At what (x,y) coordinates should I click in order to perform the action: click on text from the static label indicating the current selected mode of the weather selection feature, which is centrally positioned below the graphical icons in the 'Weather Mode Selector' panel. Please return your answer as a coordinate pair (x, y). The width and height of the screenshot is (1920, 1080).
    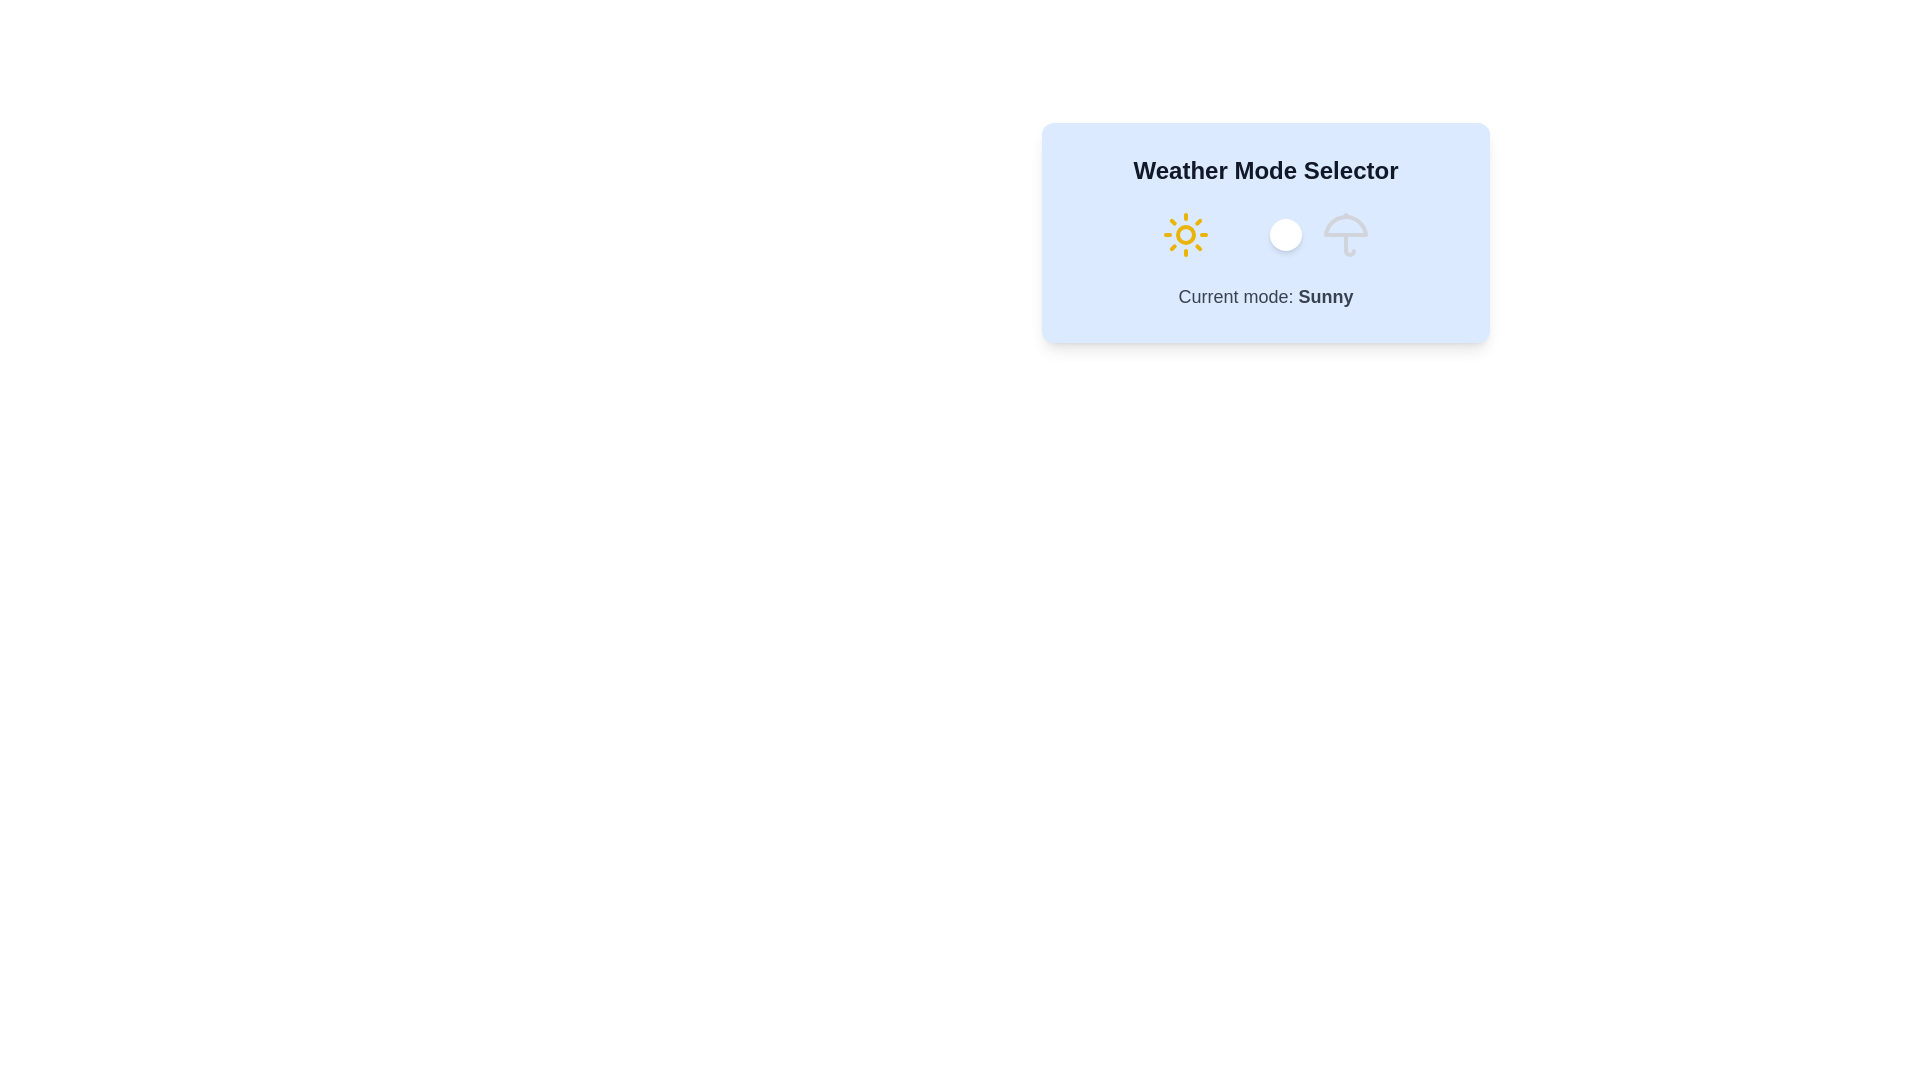
    Looking at the image, I should click on (1265, 297).